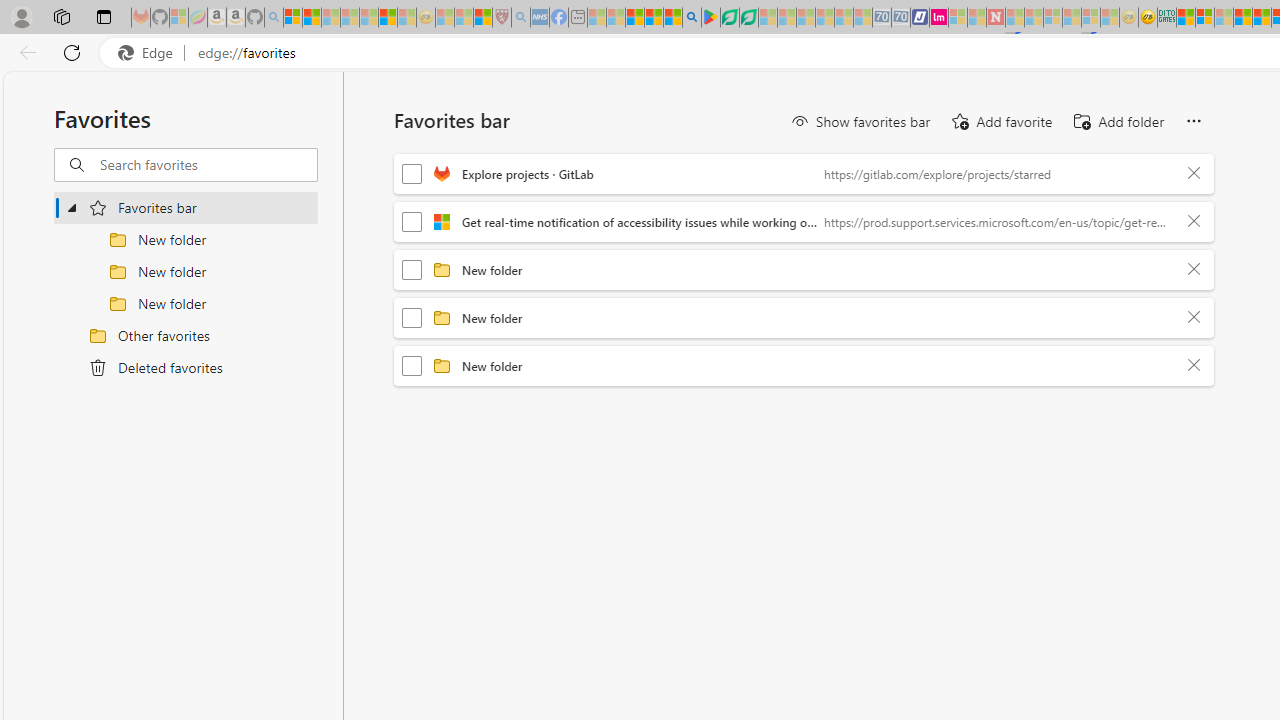 This screenshot has height=720, width=1280. Describe the element at coordinates (938, 17) in the screenshot. I see `'Jobs - lastminute.com Investor Portal'` at that location.